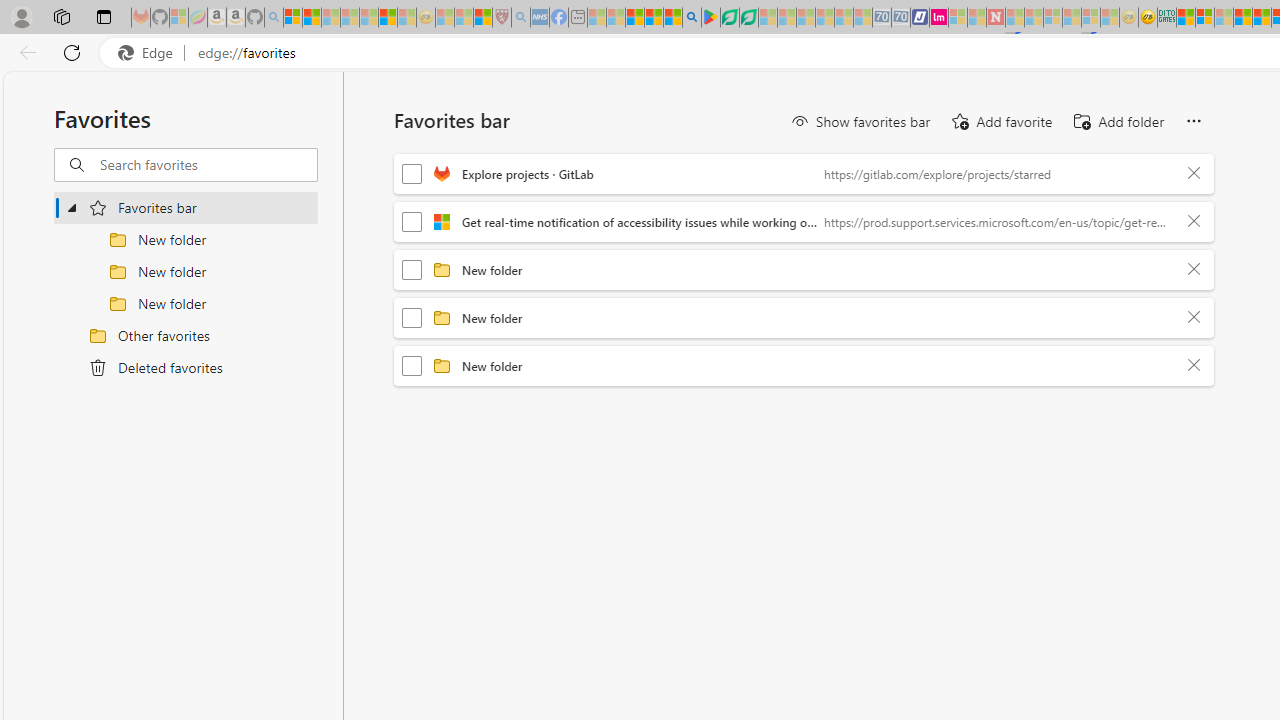 This screenshot has height=720, width=1280. Describe the element at coordinates (938, 17) in the screenshot. I see `'Jobs - lastminute.com Investor Portal'` at that location.